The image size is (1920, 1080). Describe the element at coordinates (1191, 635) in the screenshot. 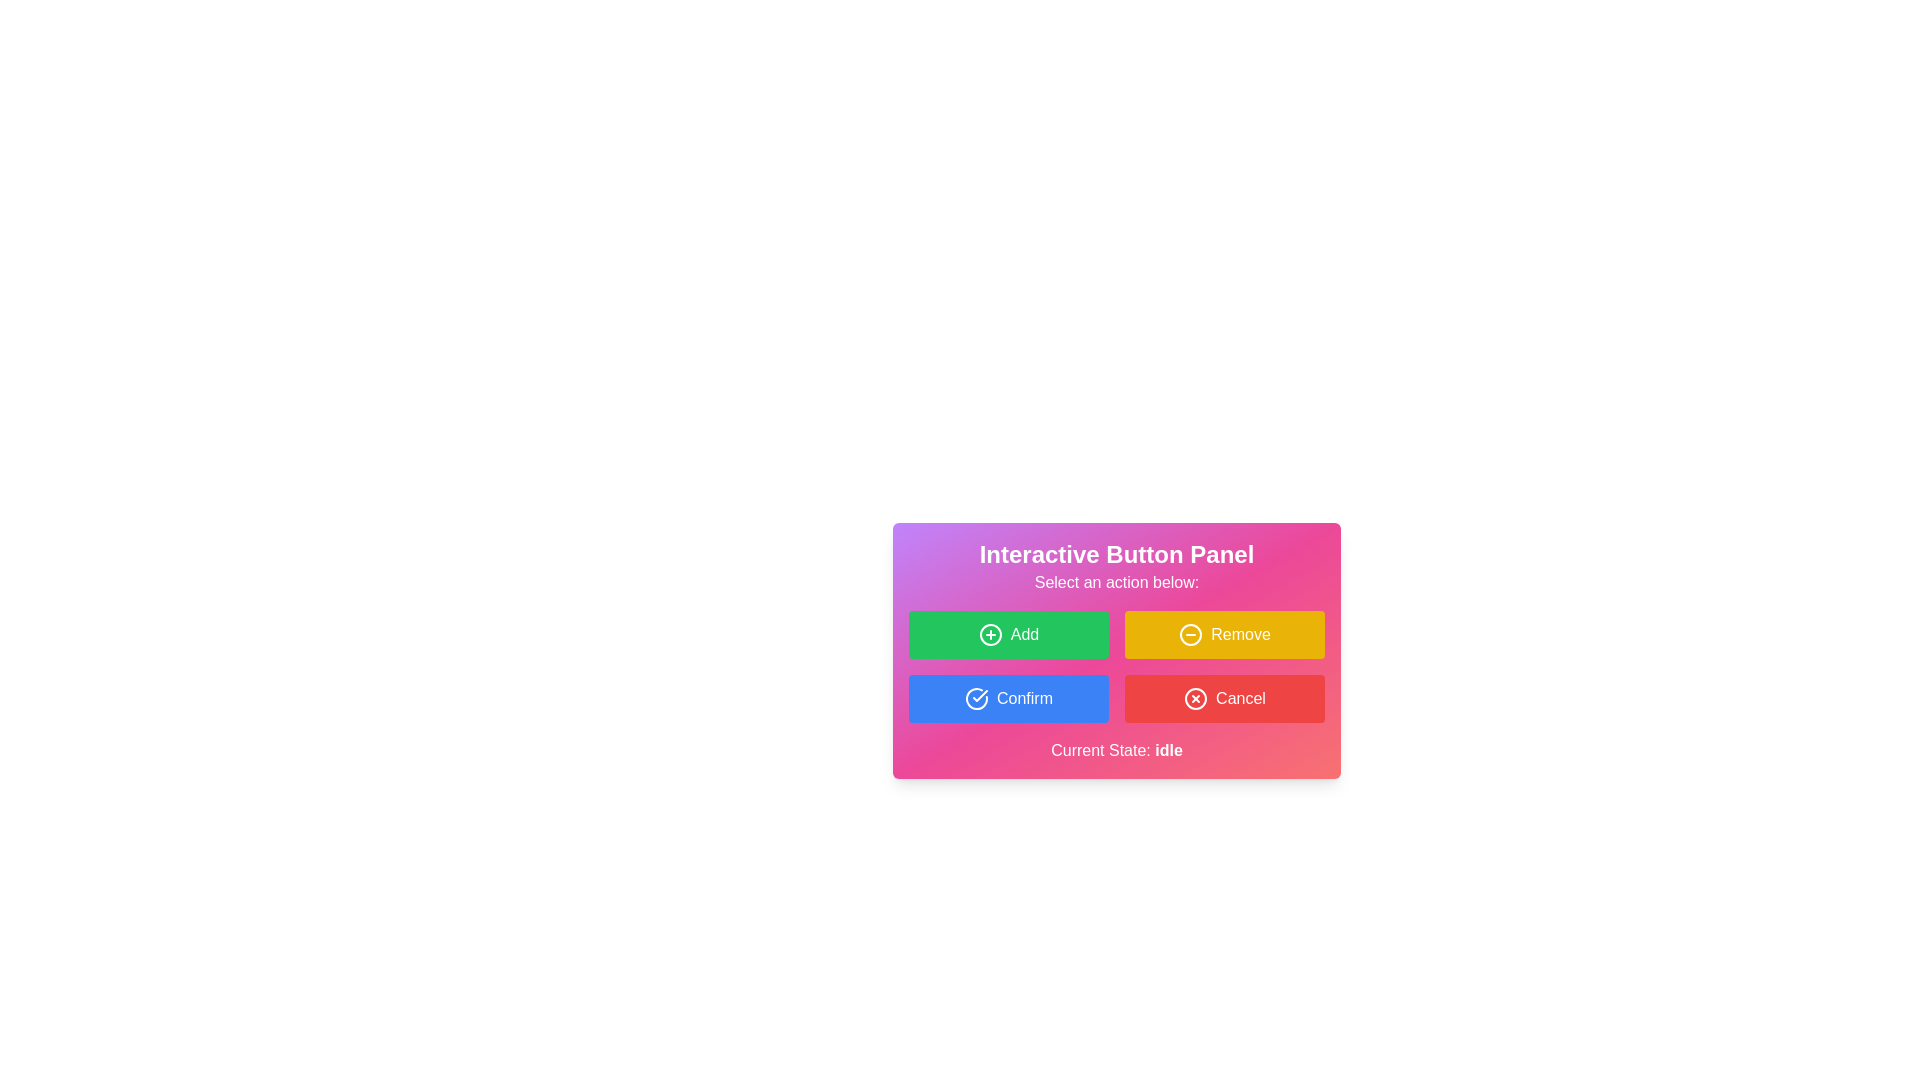

I see `the circular 'minus' icon with a yellow background located within the 'Remove' button, the second button in the top row of the button grid` at that location.